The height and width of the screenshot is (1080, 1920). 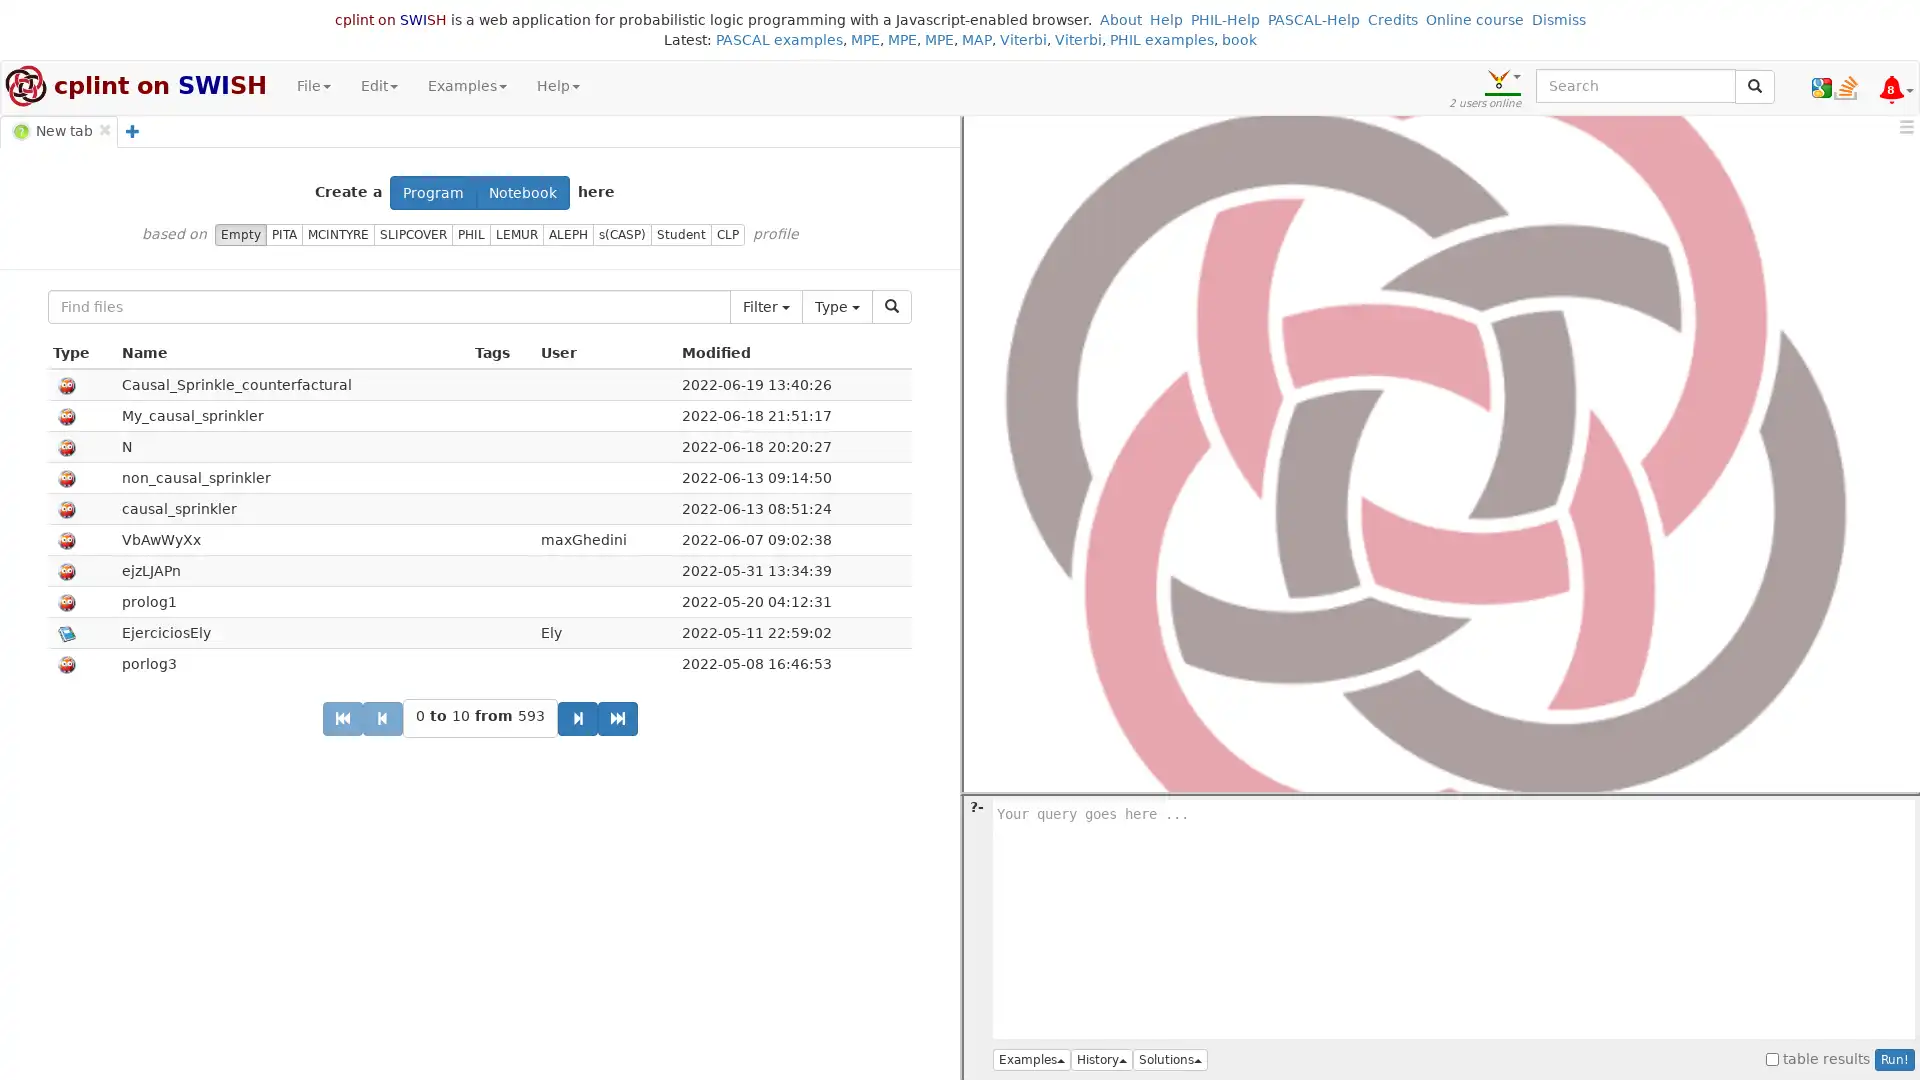 I want to click on Notebook, so click(x=523, y=192).